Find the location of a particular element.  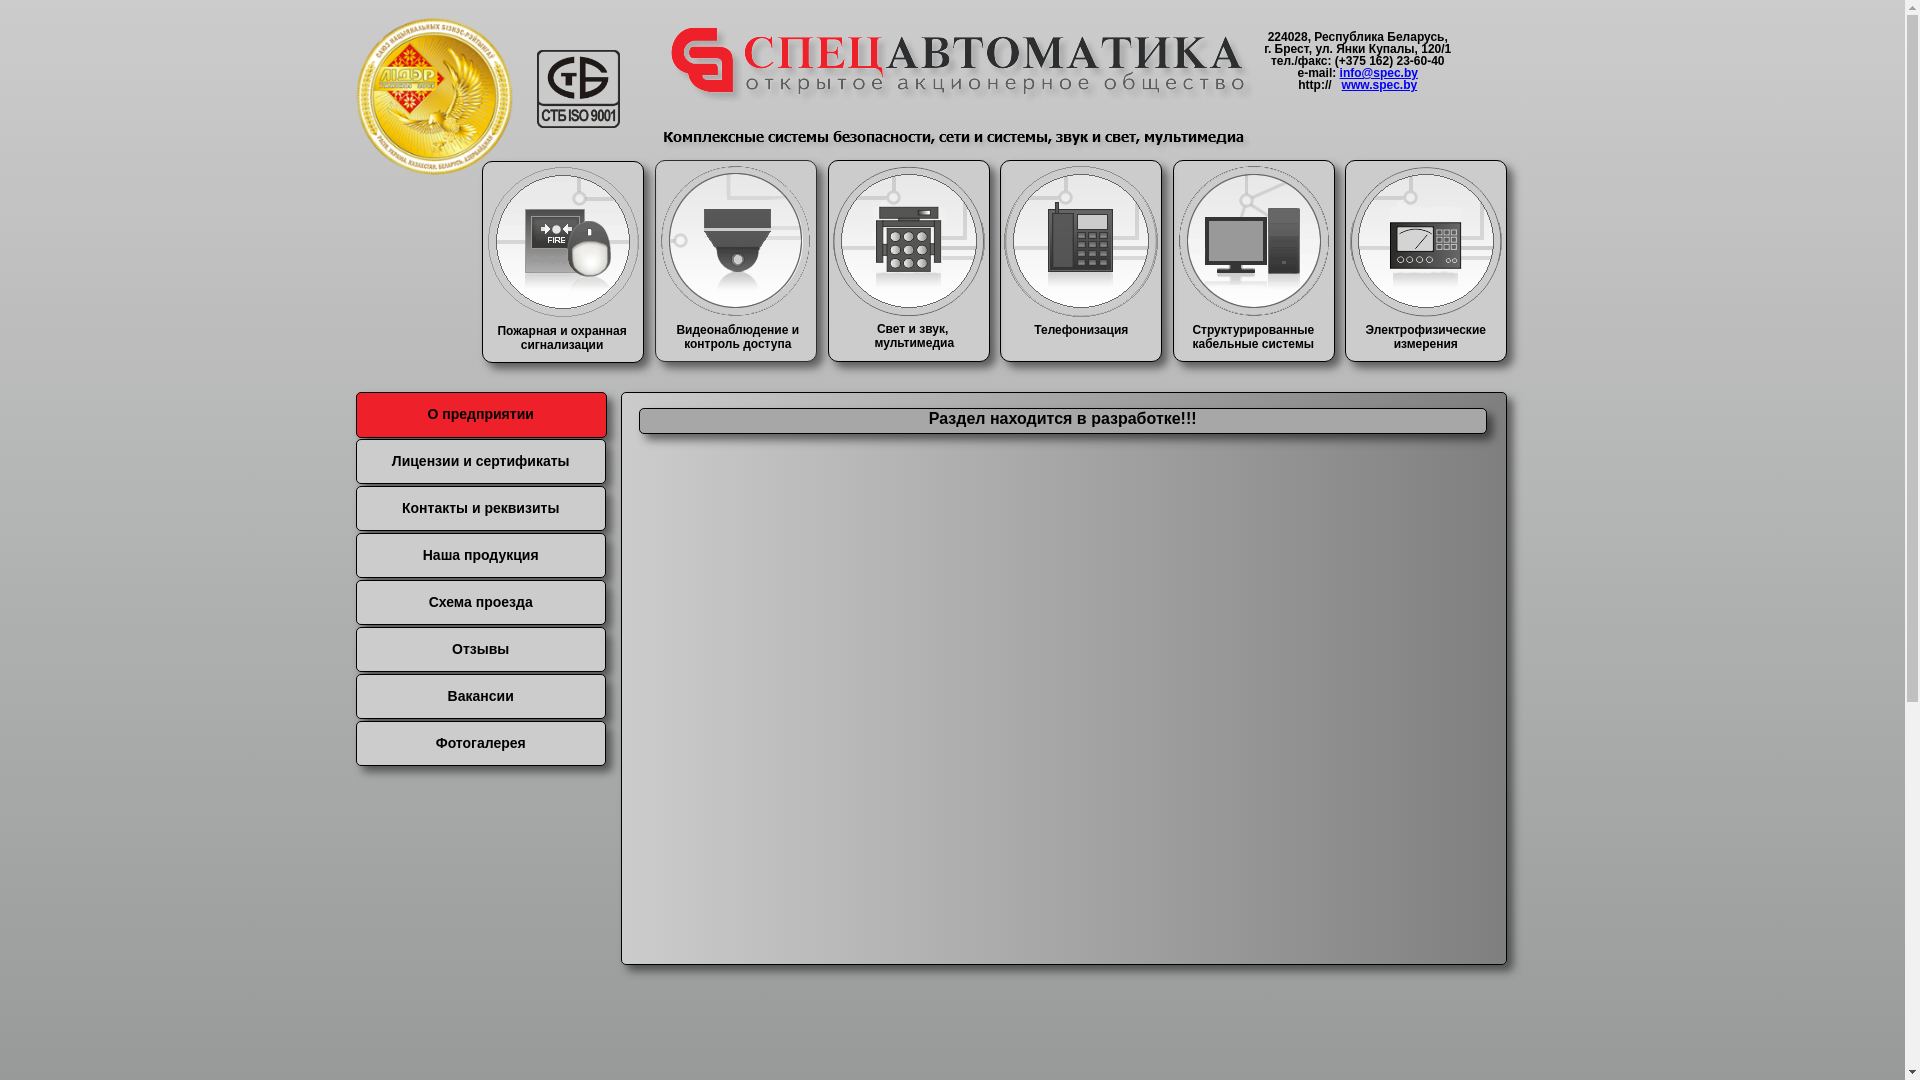

'www.spec.by' is located at coordinates (1379, 83).